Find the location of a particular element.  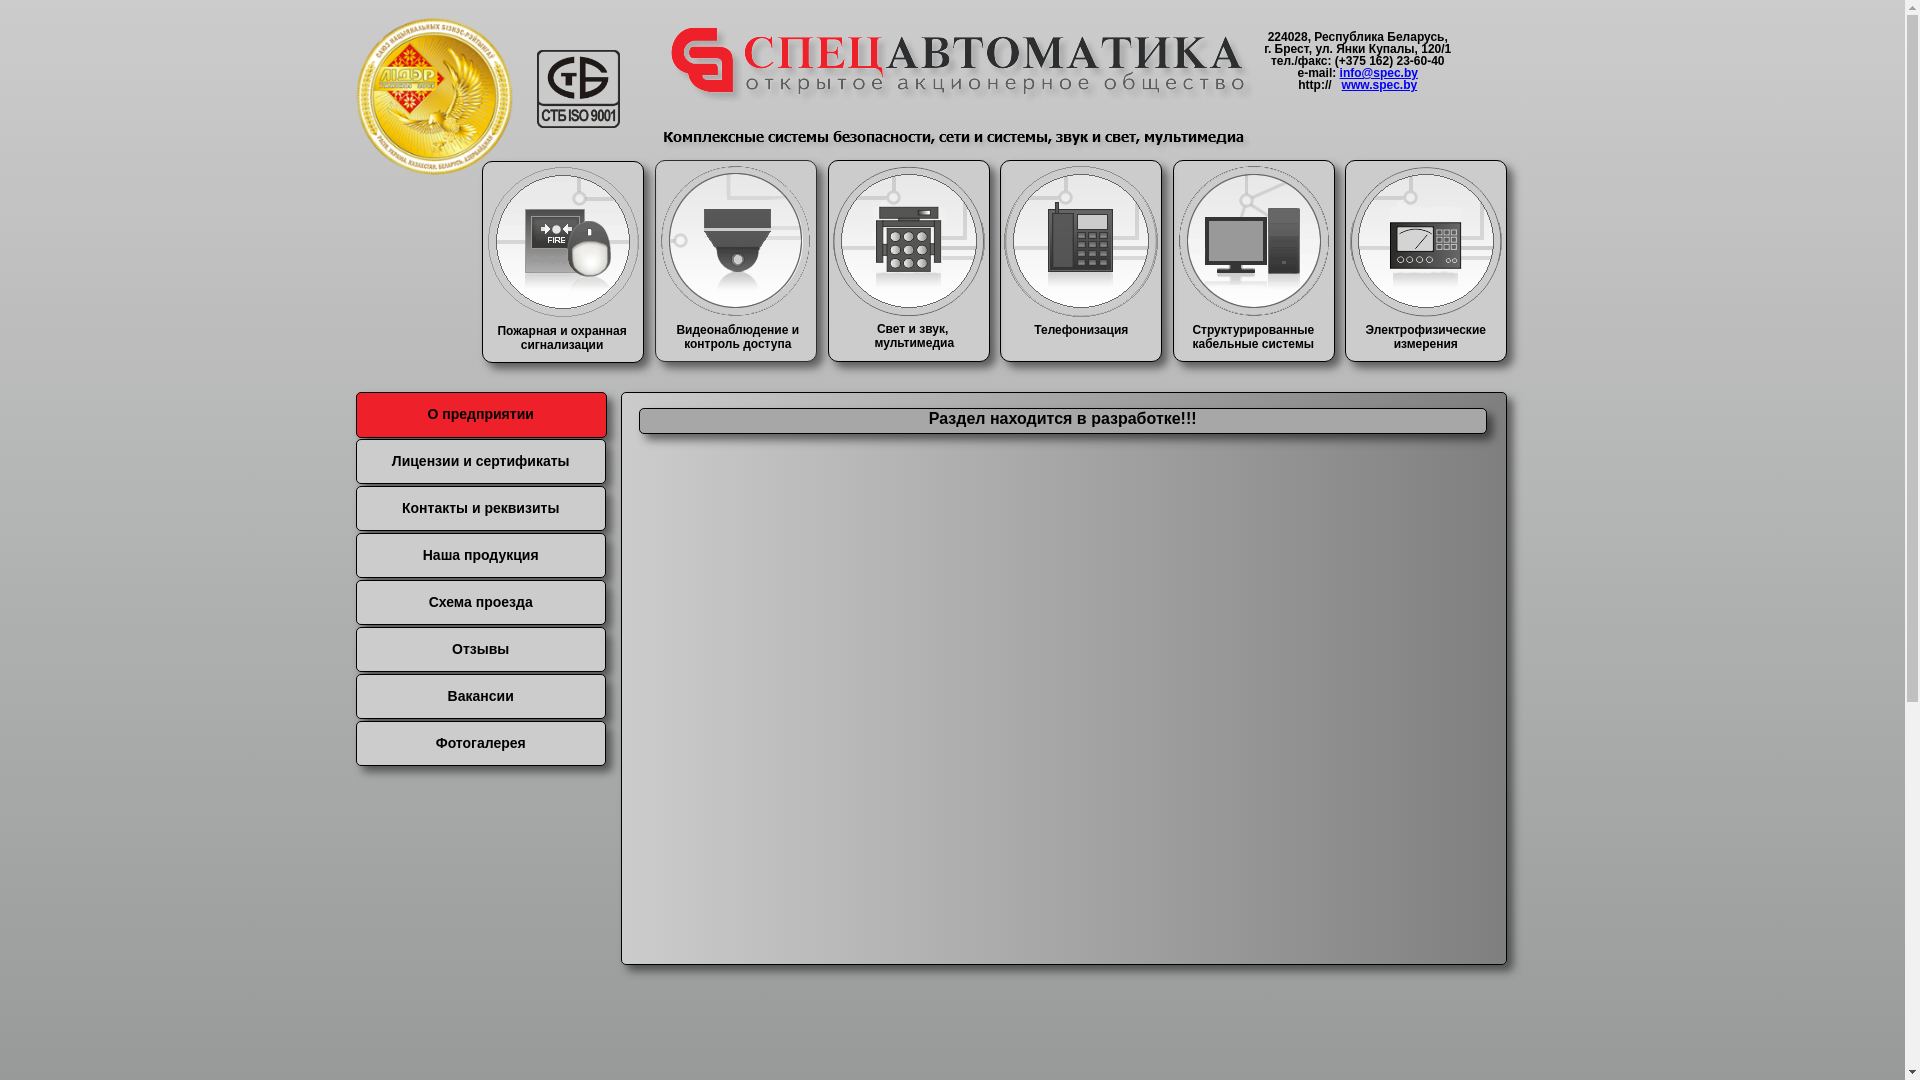

'www.spec.by' is located at coordinates (1379, 83).